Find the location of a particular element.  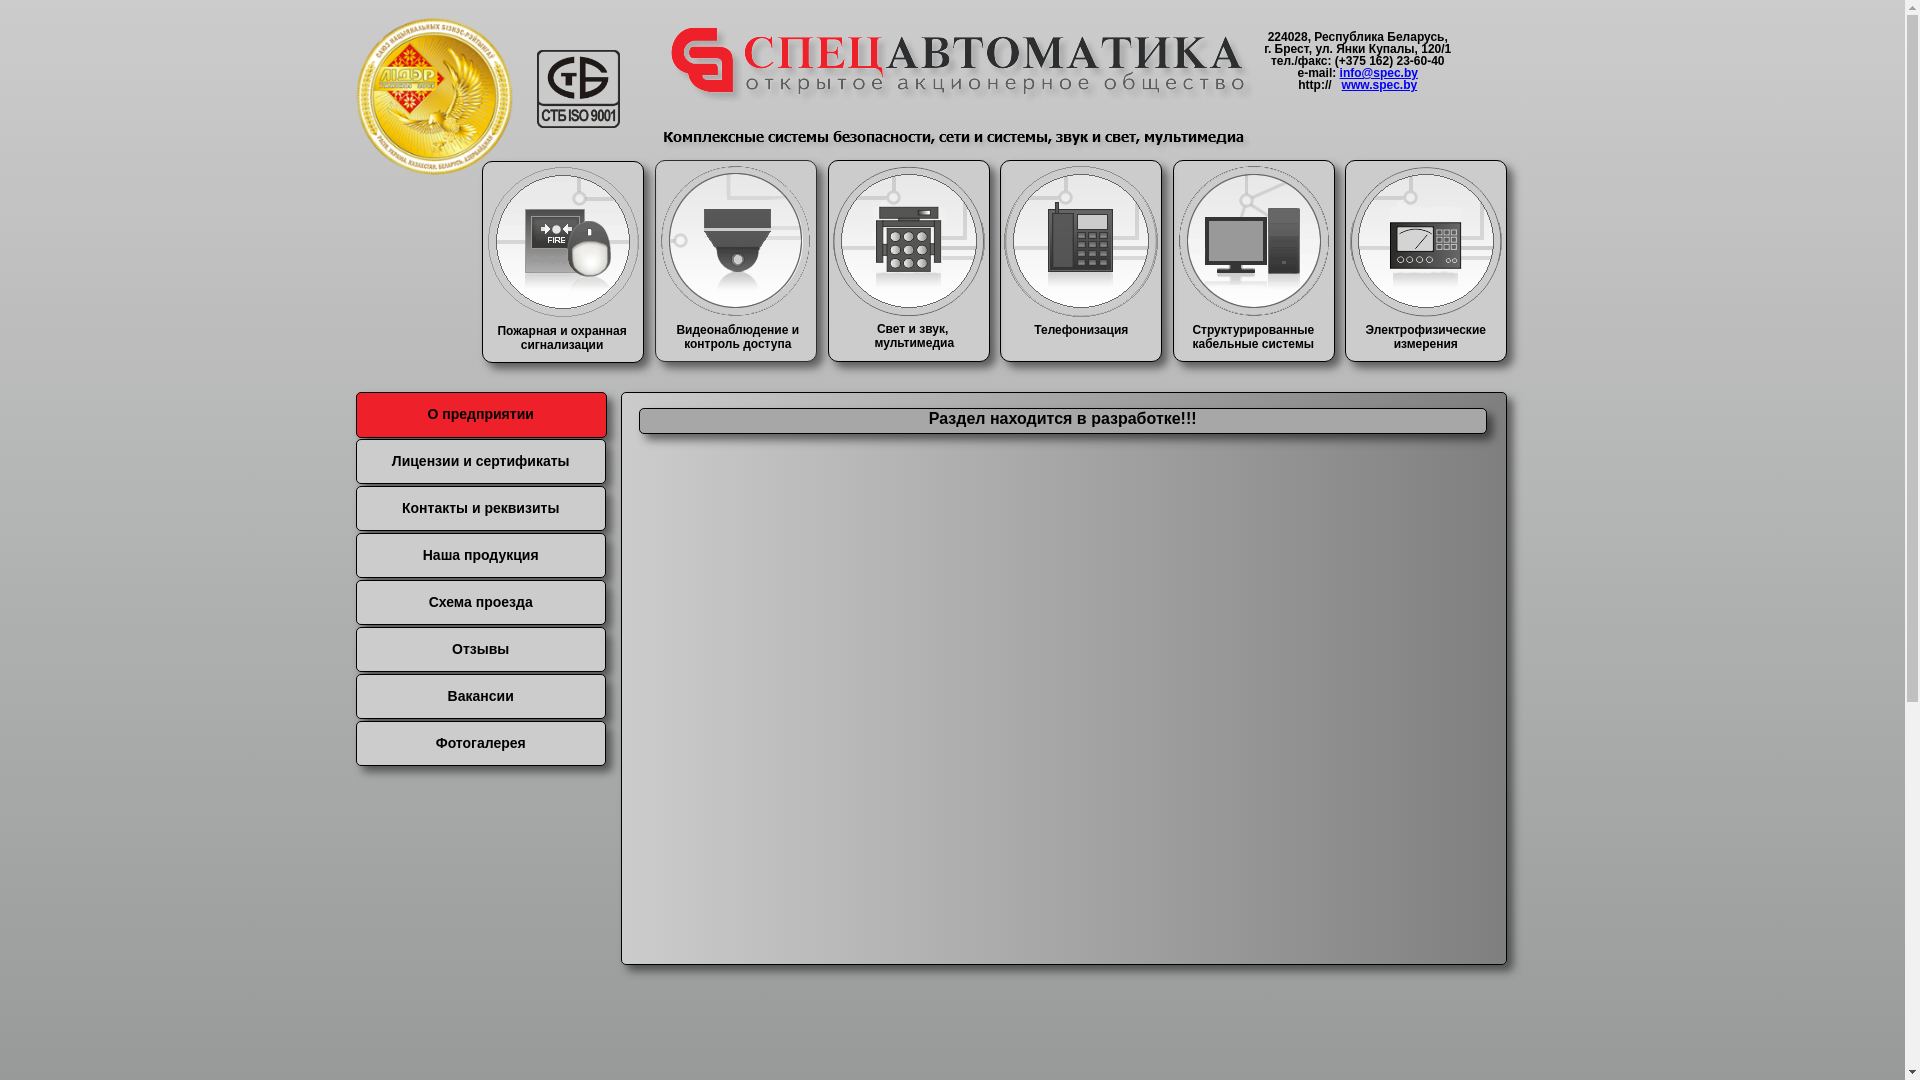

'www.spec.by' is located at coordinates (1379, 83).